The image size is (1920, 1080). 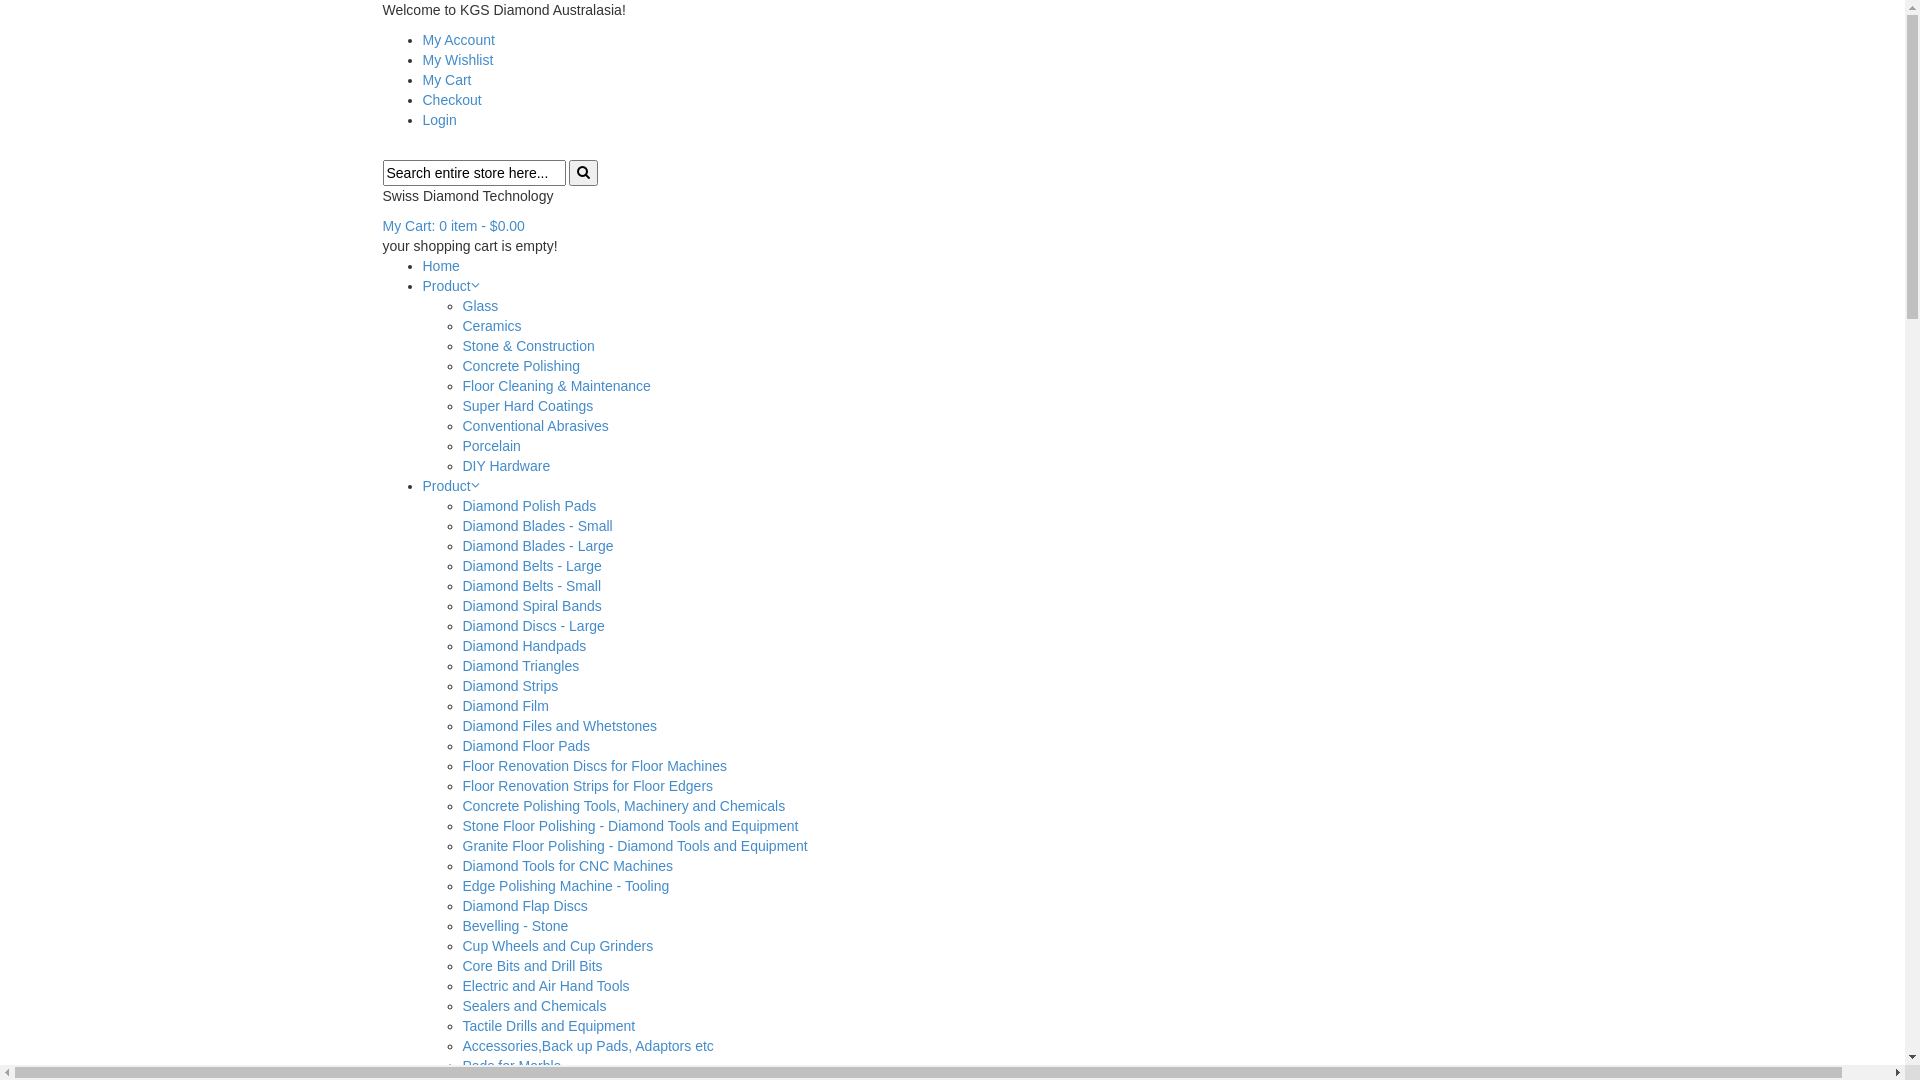 I want to click on 'Diamond Discs - Large', so click(x=532, y=624).